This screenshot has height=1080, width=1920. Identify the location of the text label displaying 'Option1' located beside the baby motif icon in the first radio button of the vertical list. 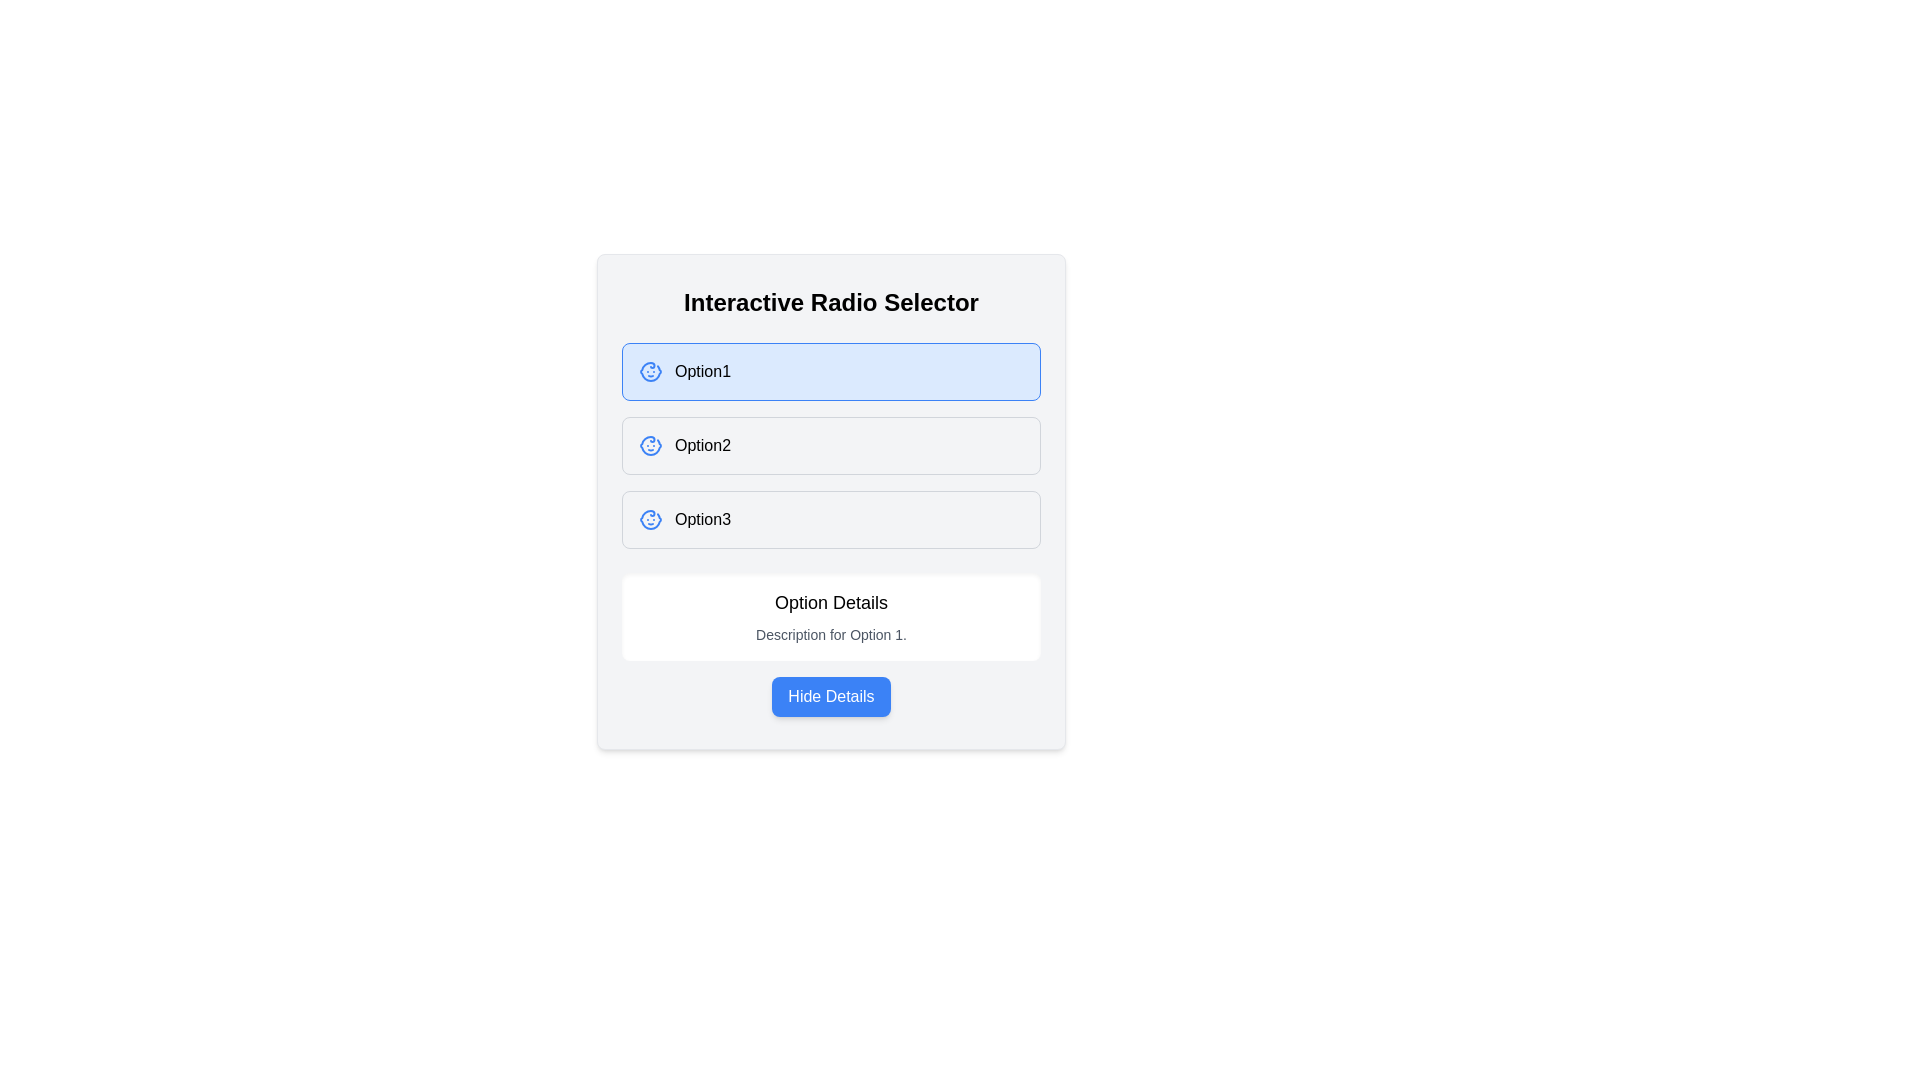
(703, 371).